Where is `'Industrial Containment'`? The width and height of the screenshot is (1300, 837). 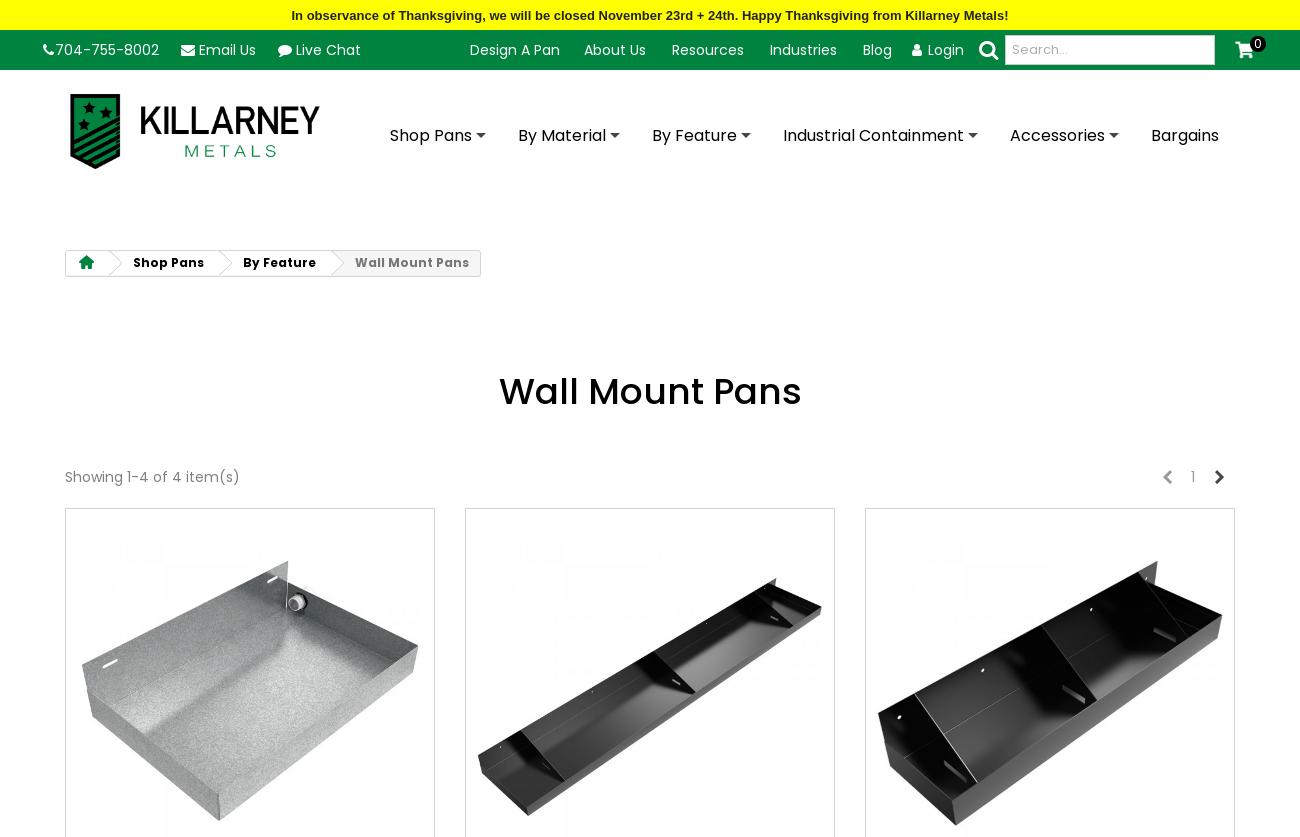 'Industrial Containment' is located at coordinates (872, 135).